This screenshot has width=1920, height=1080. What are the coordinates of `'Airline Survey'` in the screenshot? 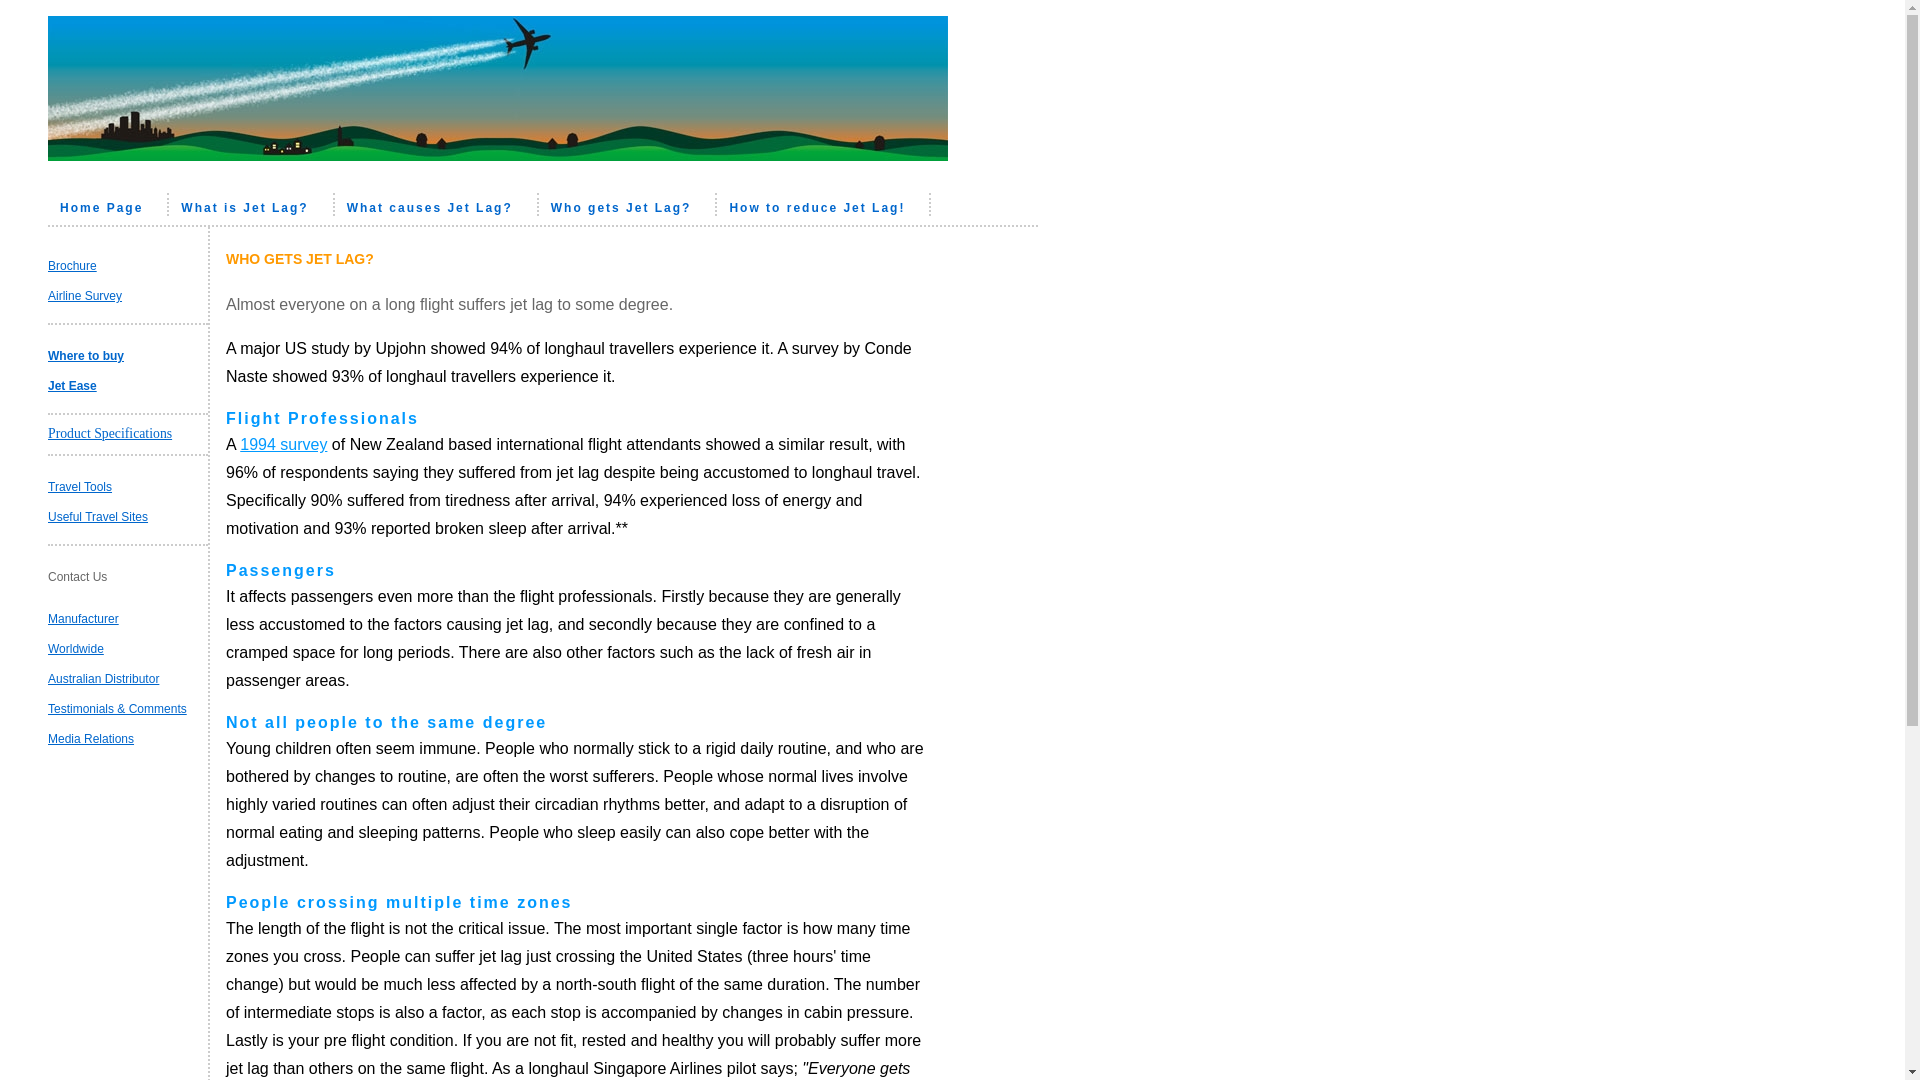 It's located at (84, 296).